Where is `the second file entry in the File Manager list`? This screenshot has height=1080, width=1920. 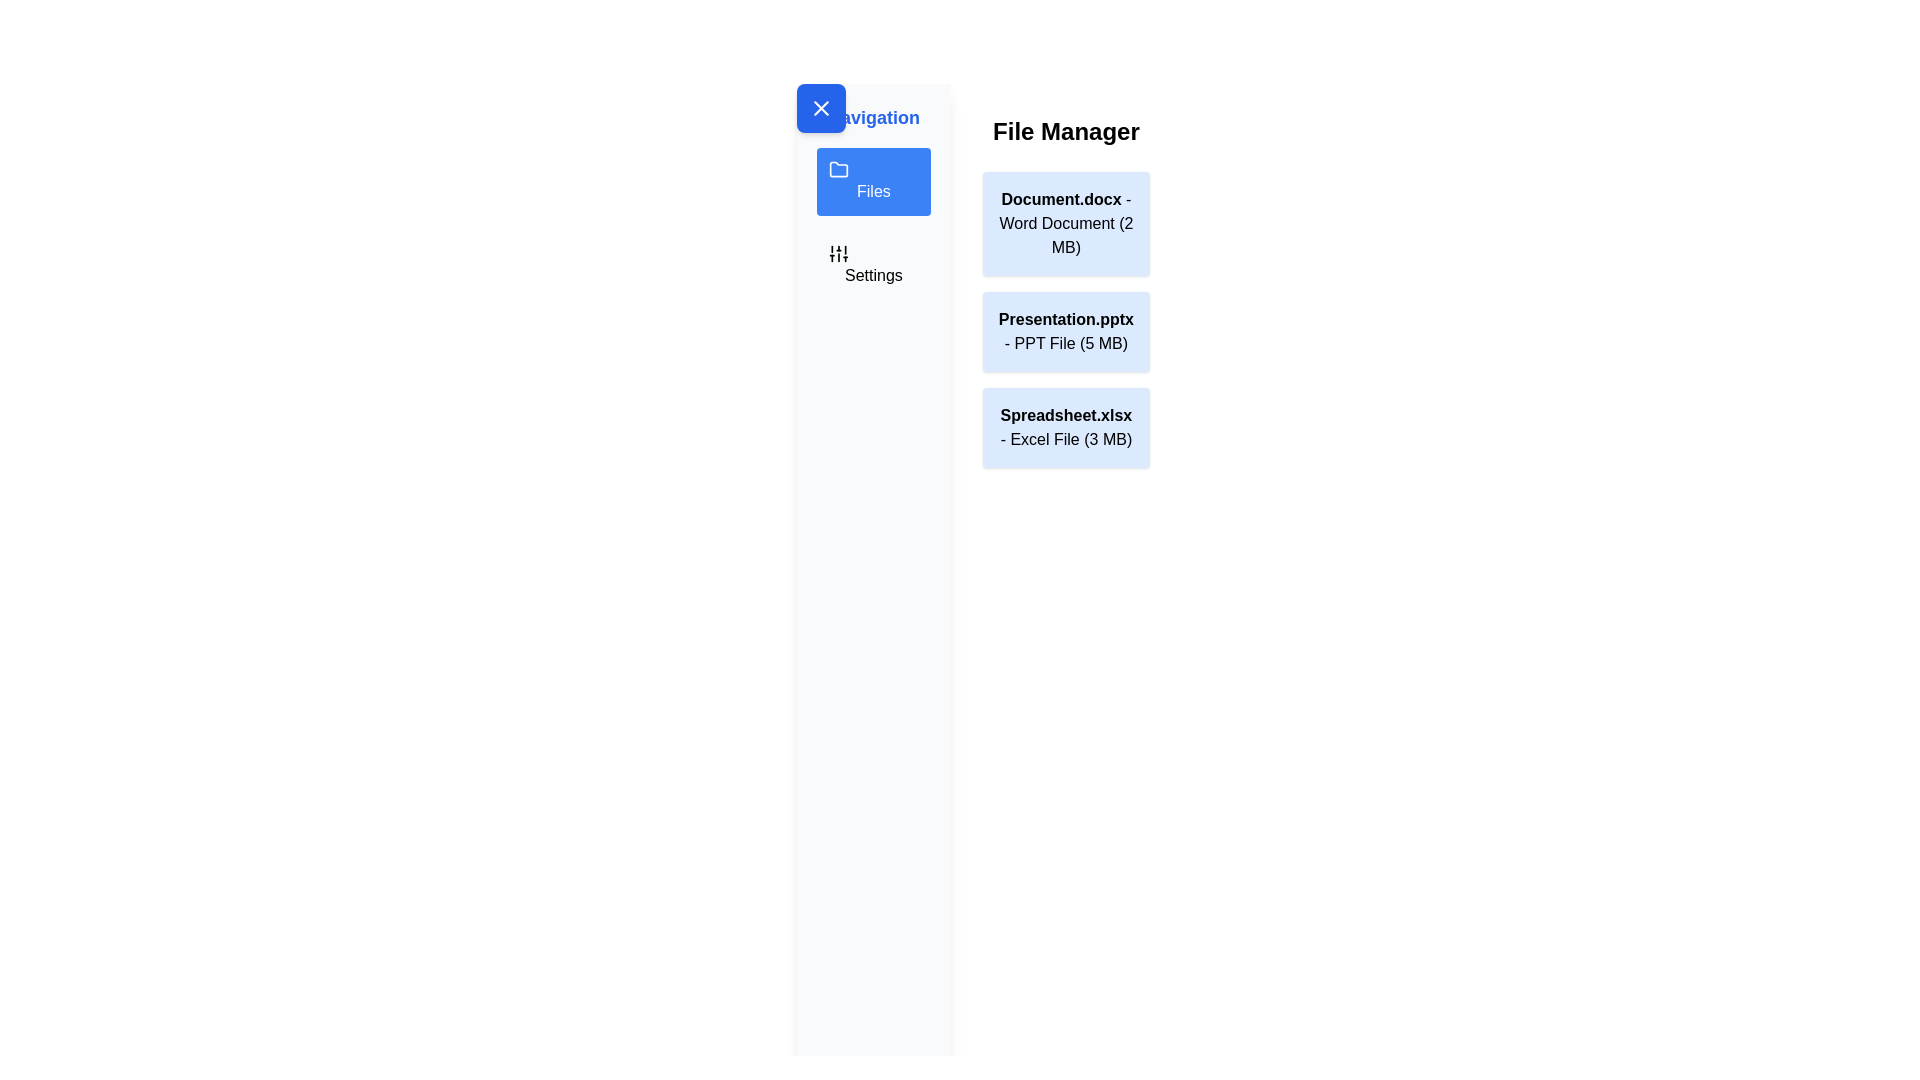
the second file entry in the File Manager list is located at coordinates (1065, 292).